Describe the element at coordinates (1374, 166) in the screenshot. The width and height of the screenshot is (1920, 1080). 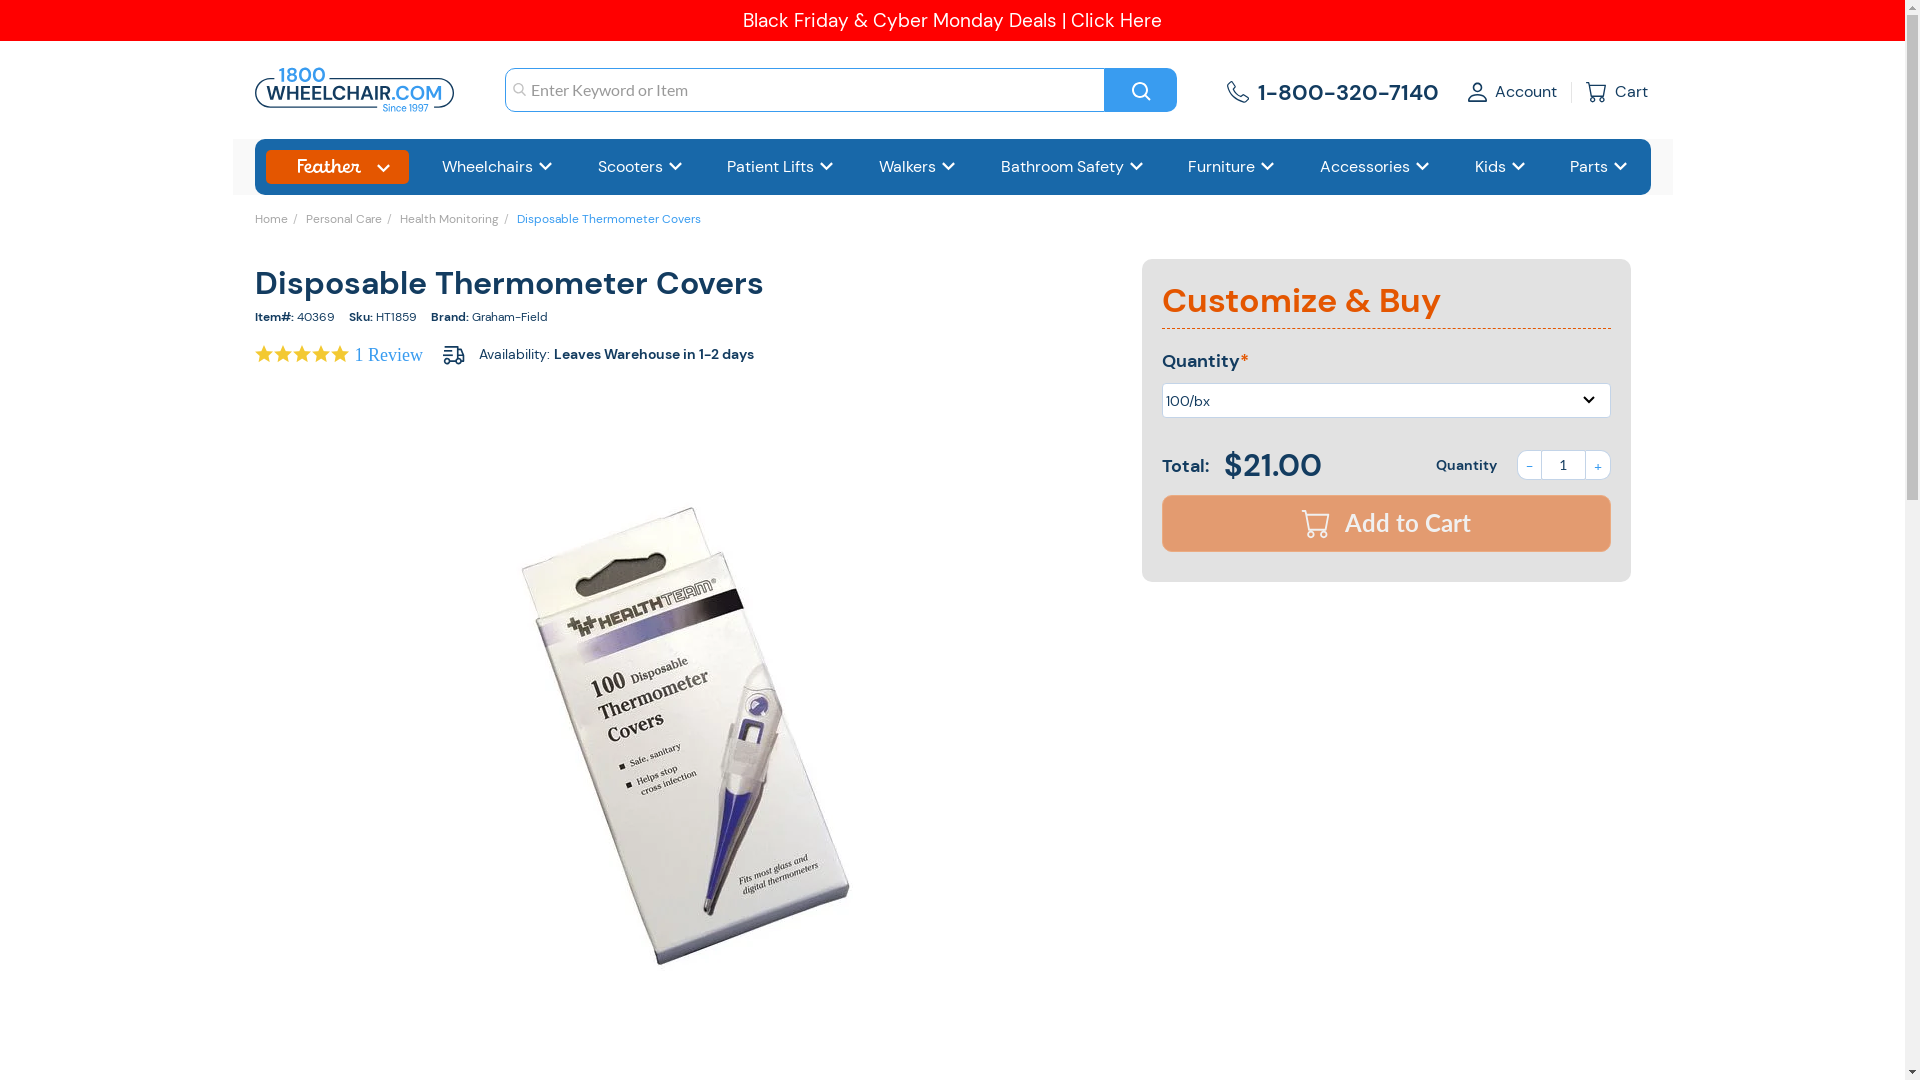
I see `'Accessories'` at that location.